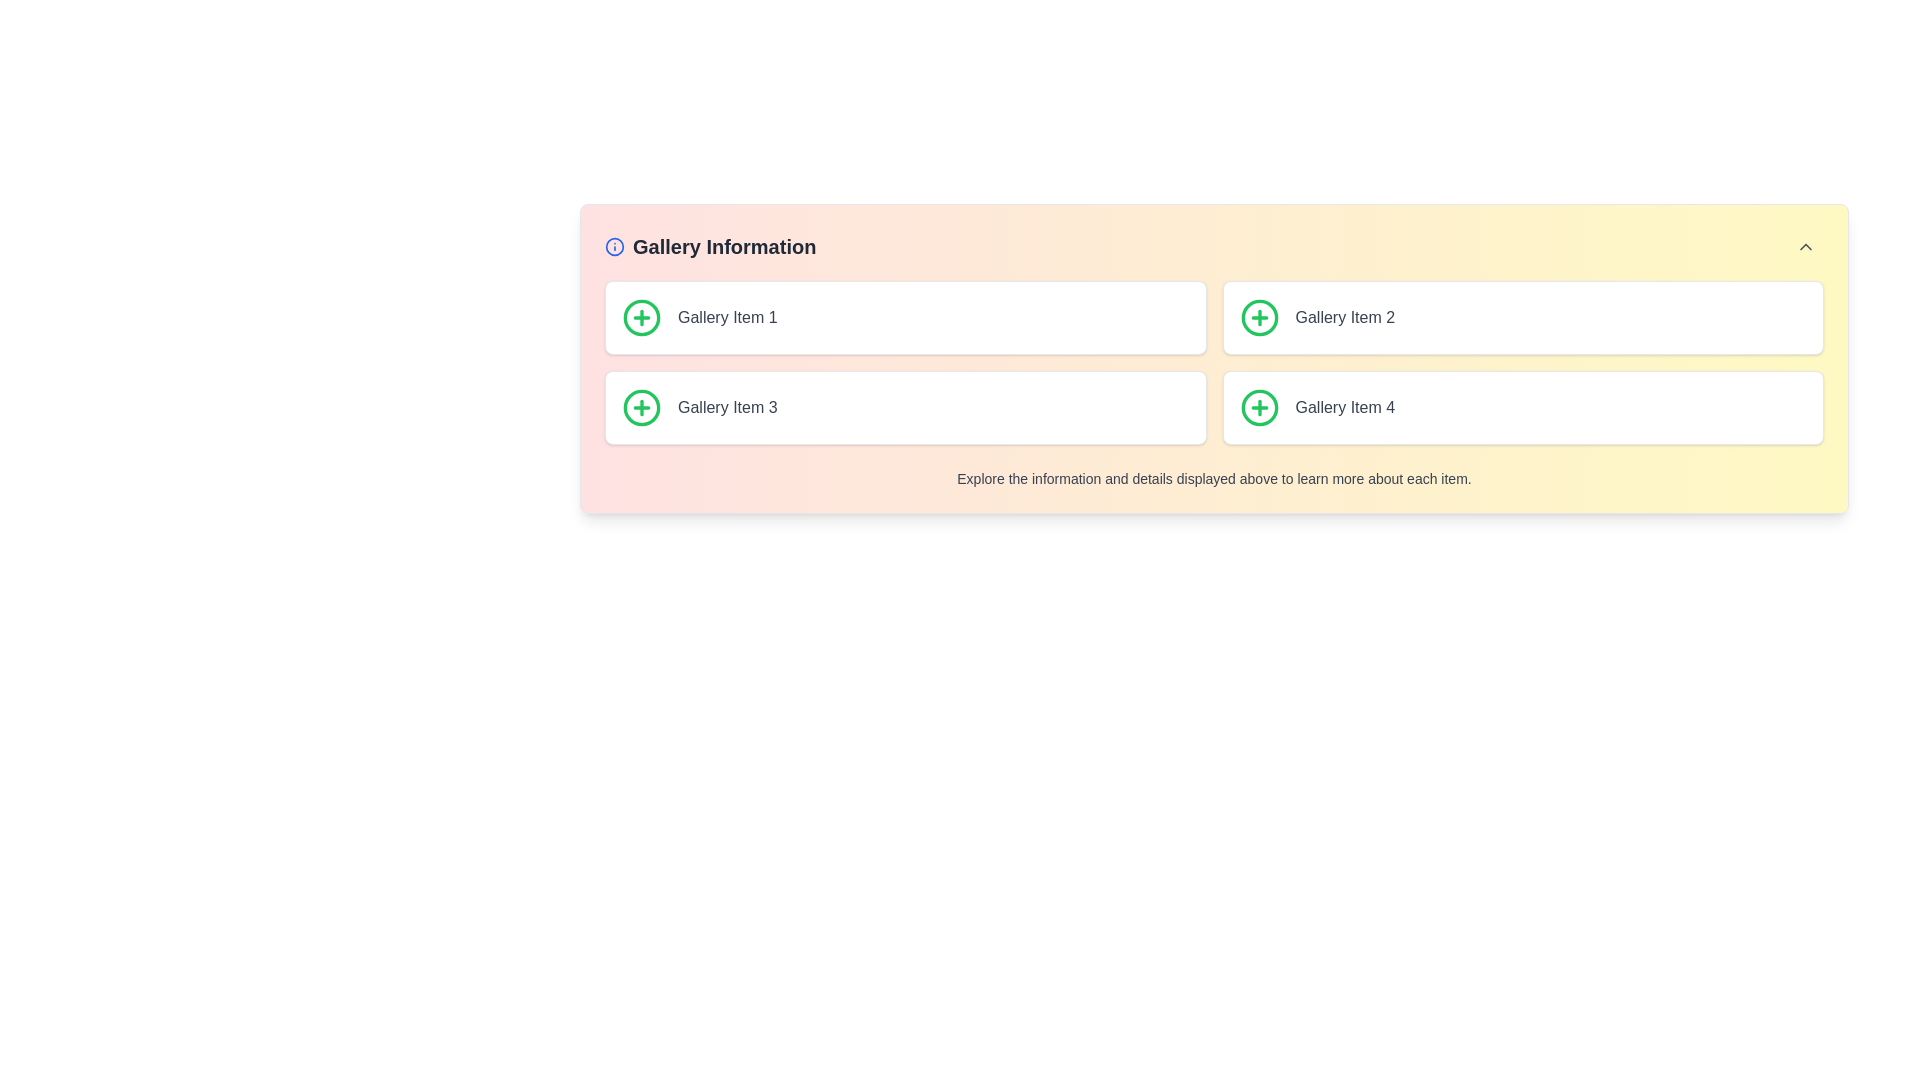 The height and width of the screenshot is (1080, 1920). I want to click on the text label that reads 'Gallery Item 2', which is styled with gray color and is positioned in the top-right section of a four-item grid layout, so click(1345, 316).